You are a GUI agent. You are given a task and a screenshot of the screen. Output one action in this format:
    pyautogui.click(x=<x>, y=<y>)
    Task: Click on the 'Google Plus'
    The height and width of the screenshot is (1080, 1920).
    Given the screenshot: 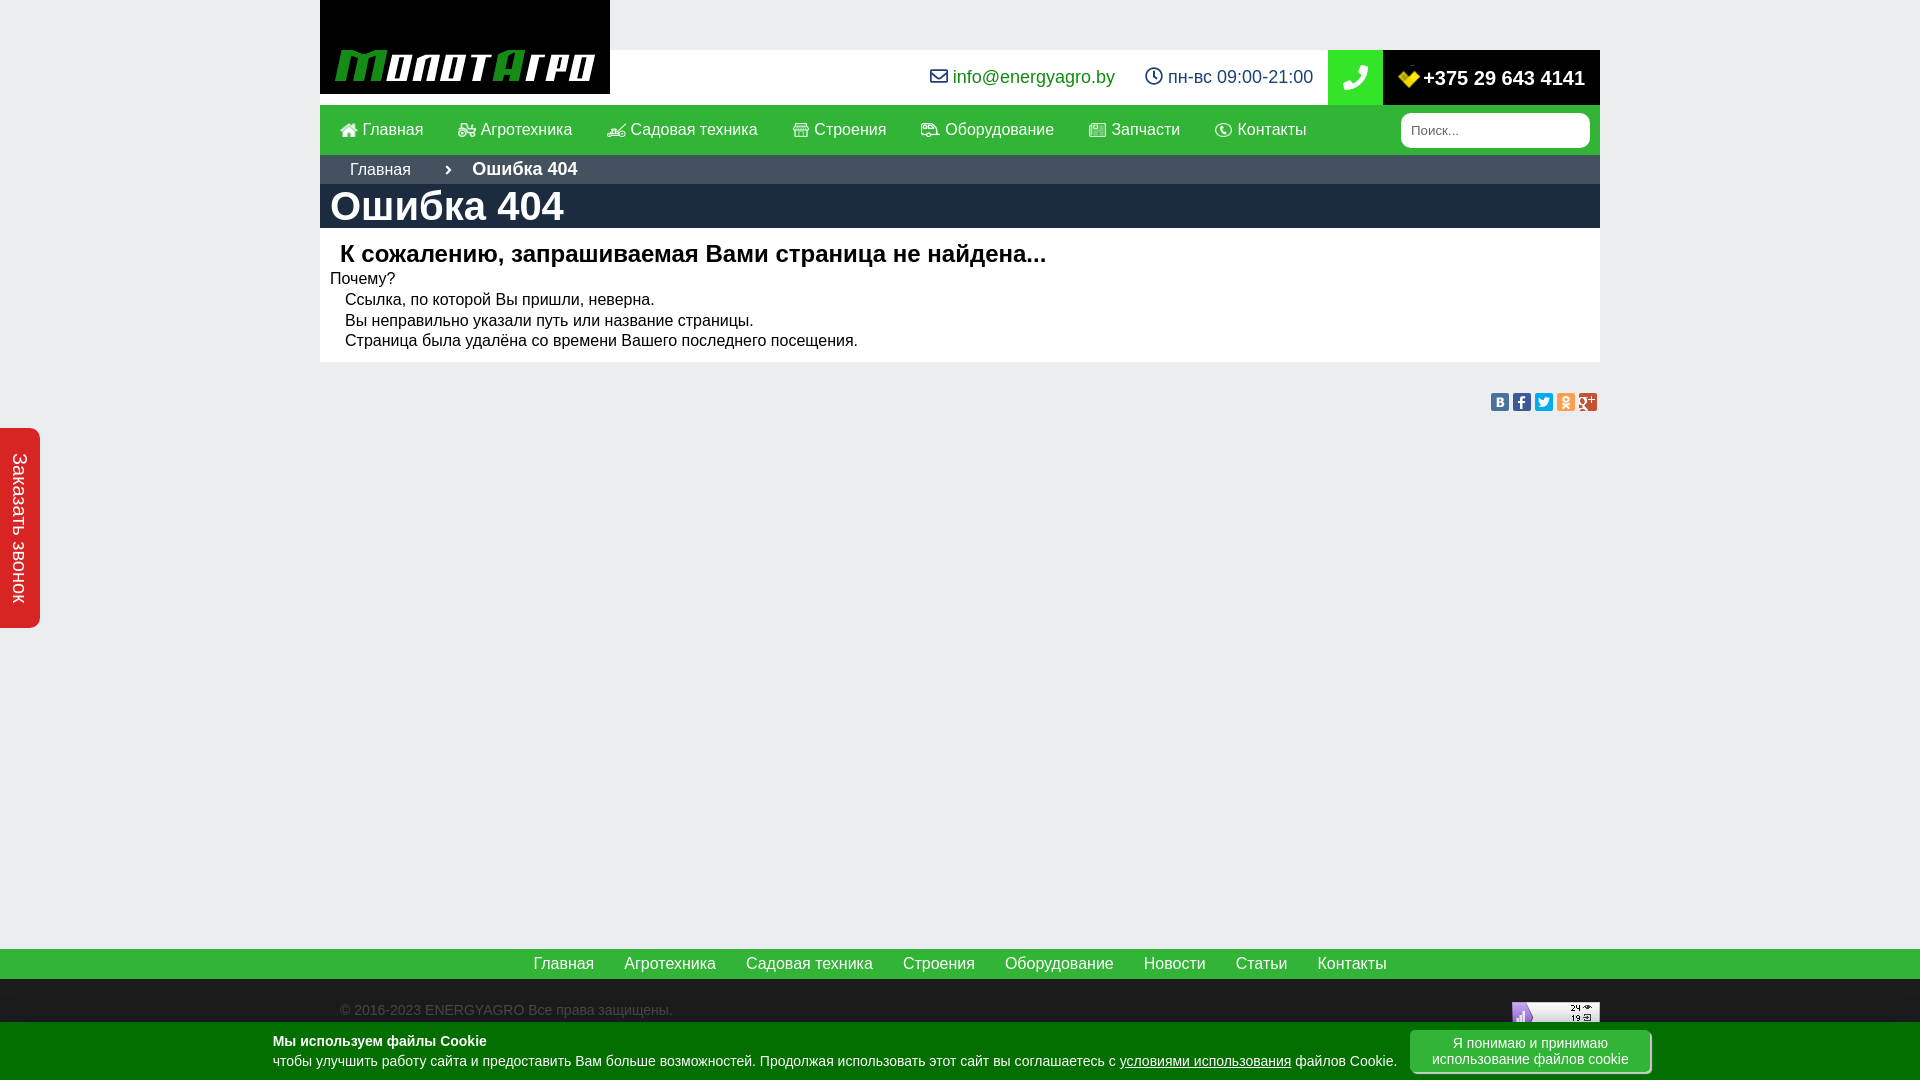 What is the action you would take?
    pyautogui.click(x=1587, y=401)
    